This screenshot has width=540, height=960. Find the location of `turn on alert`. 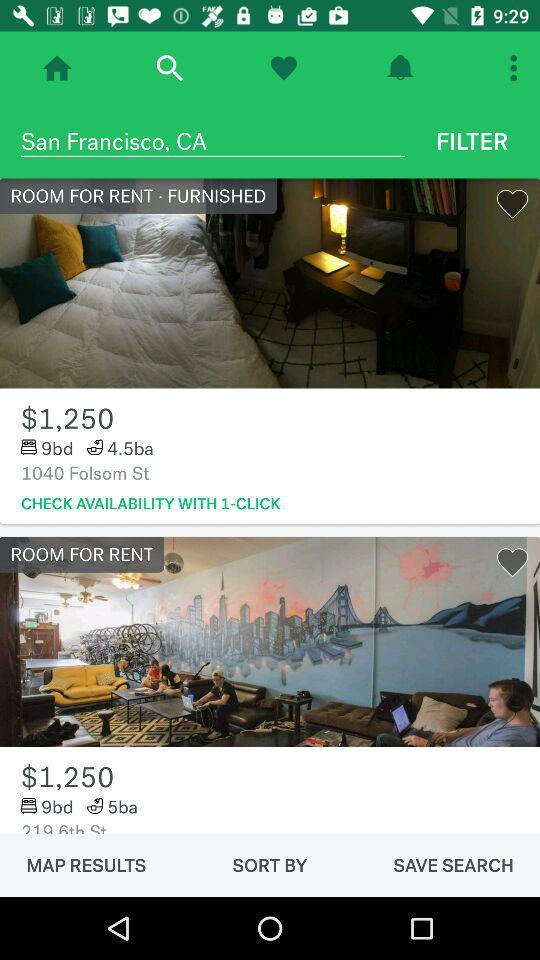

turn on alert is located at coordinates (400, 68).